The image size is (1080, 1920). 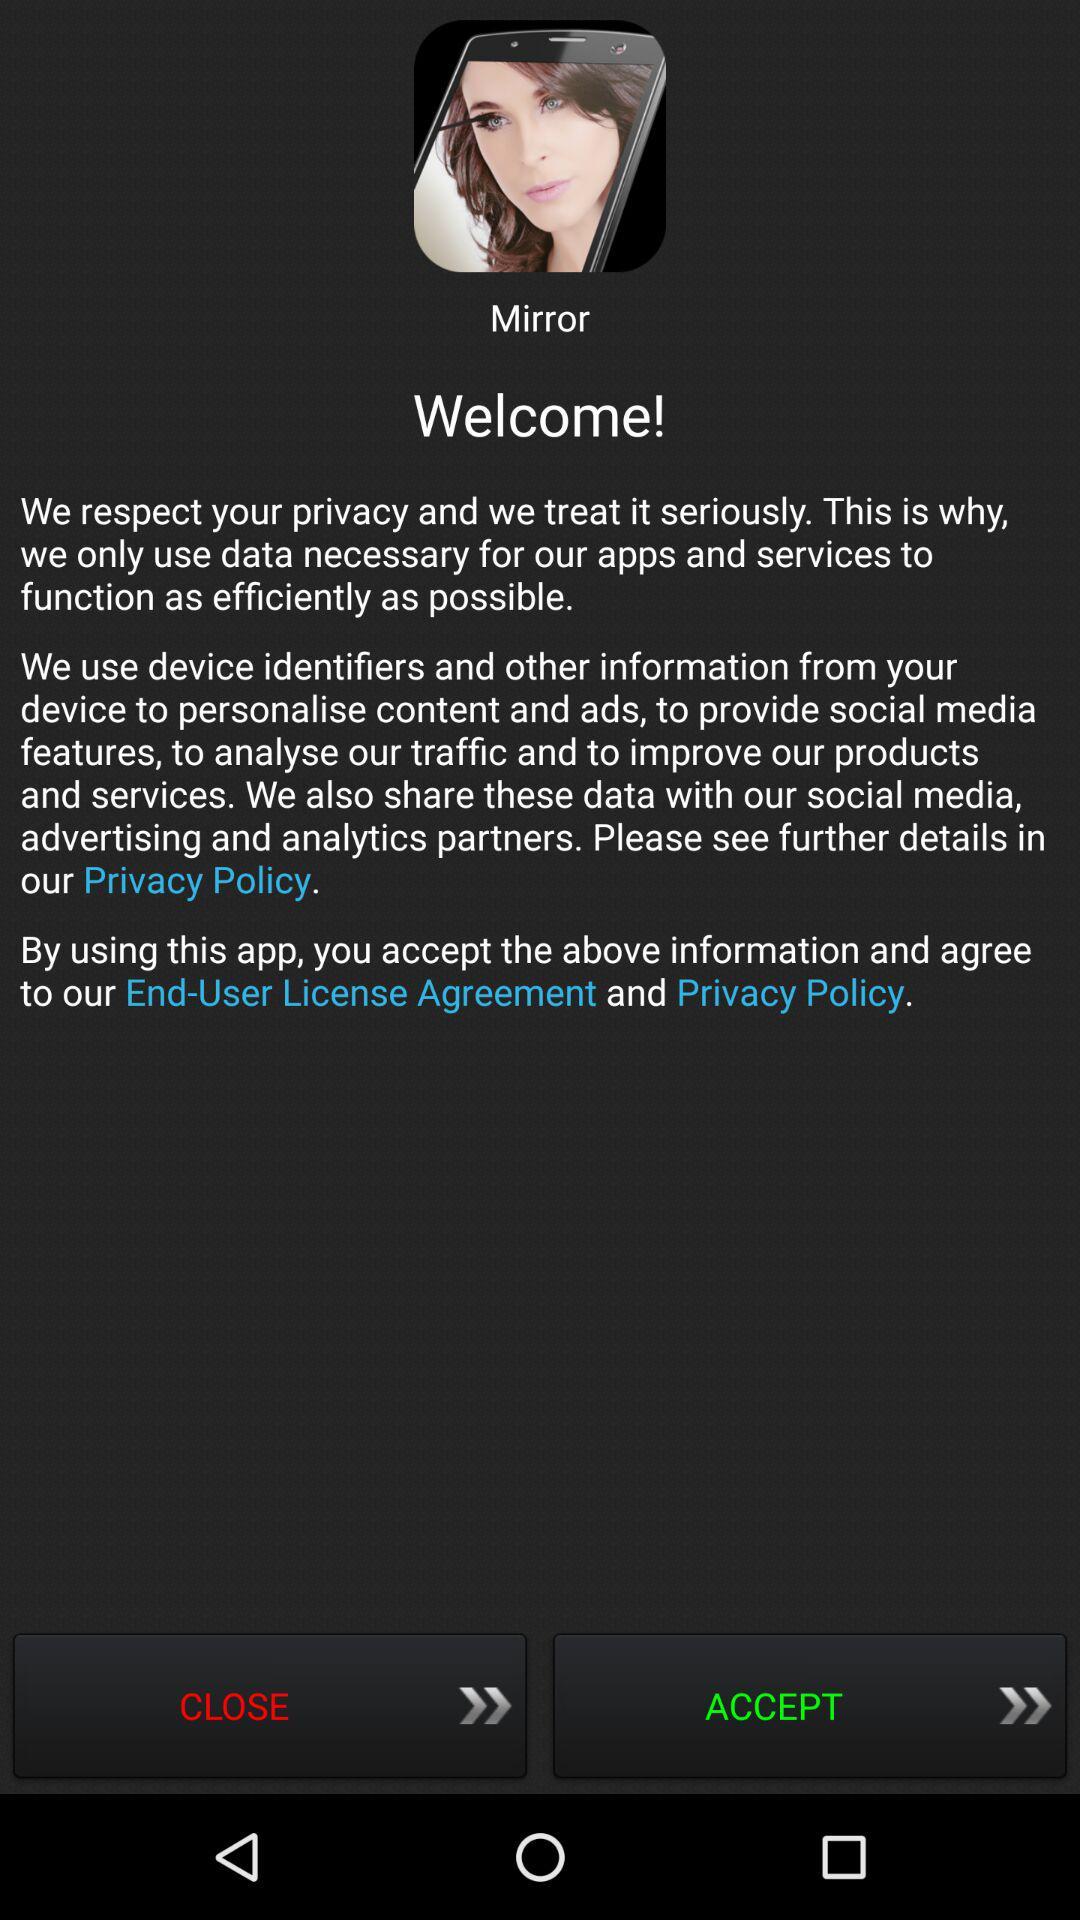 What do you see at coordinates (540, 970) in the screenshot?
I see `button above the close icon` at bounding box center [540, 970].